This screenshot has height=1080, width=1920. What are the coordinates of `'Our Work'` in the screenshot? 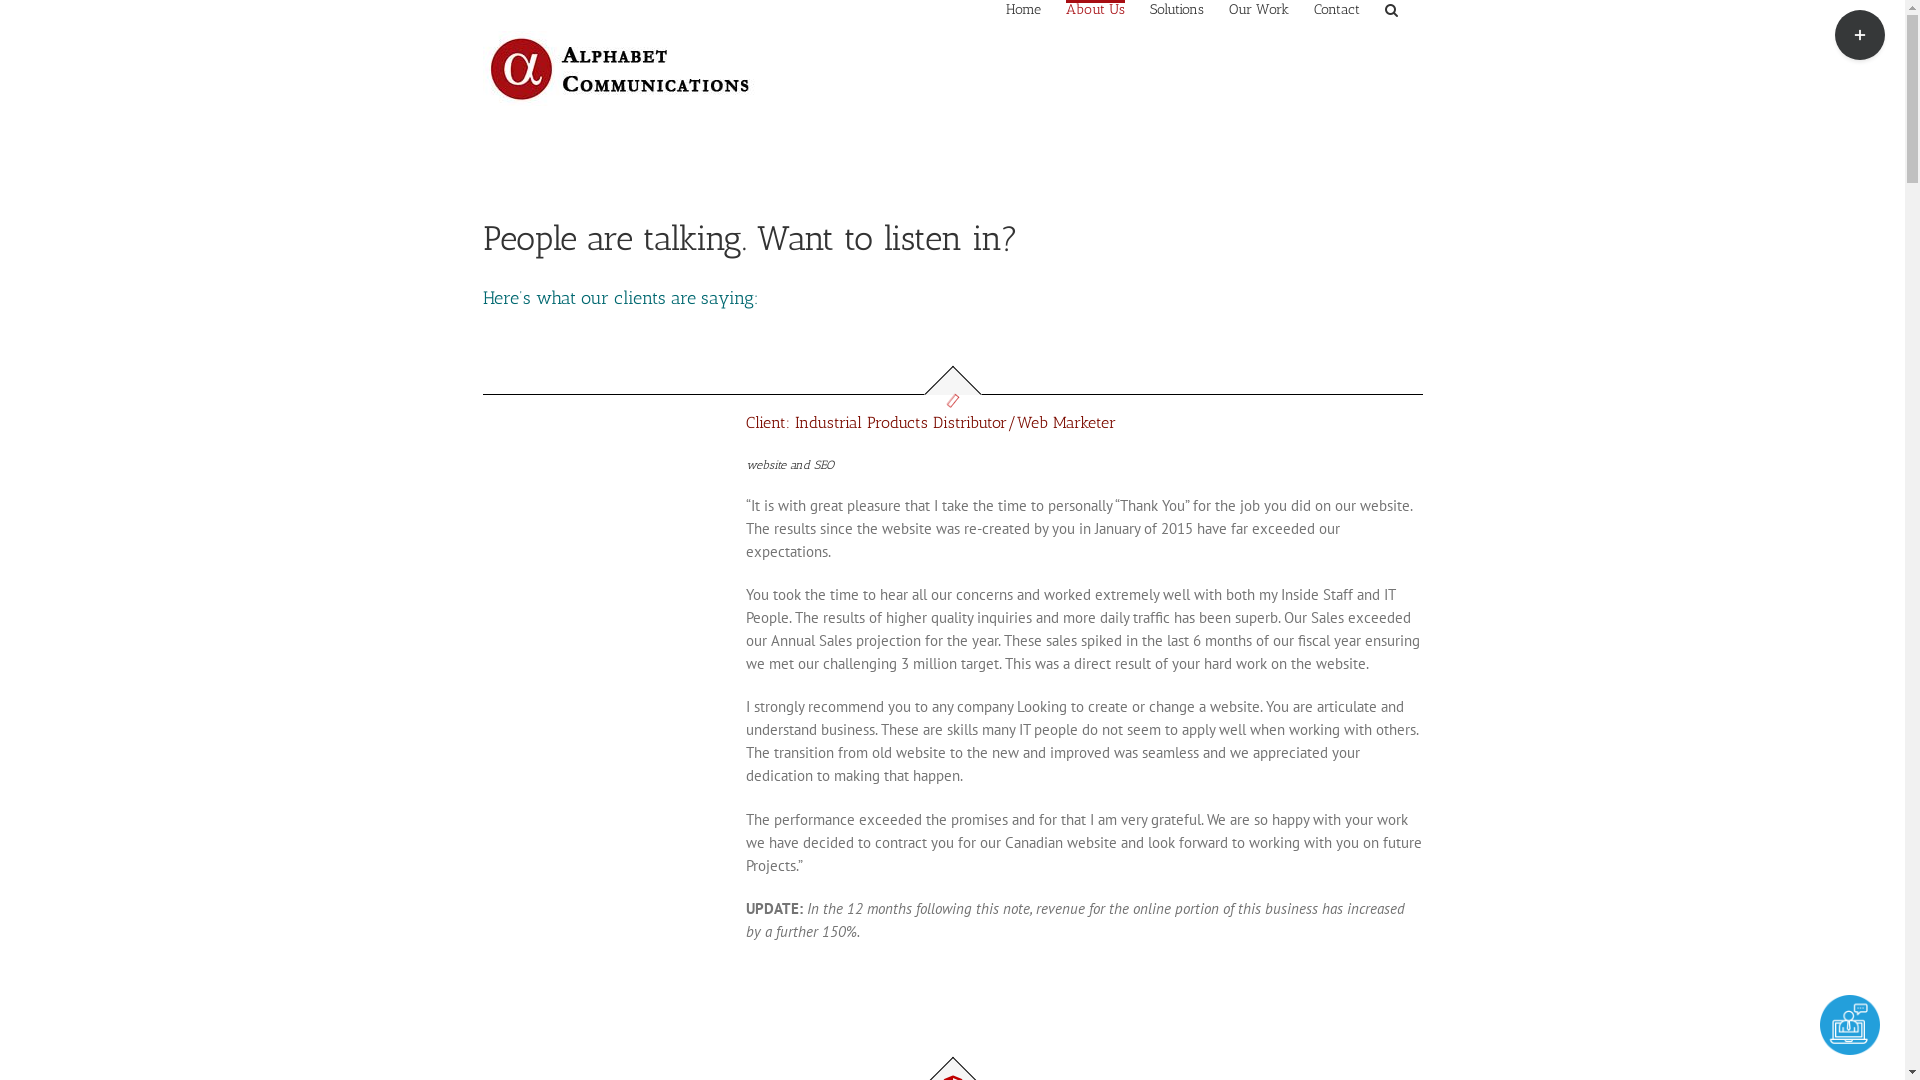 It's located at (1256, 8).